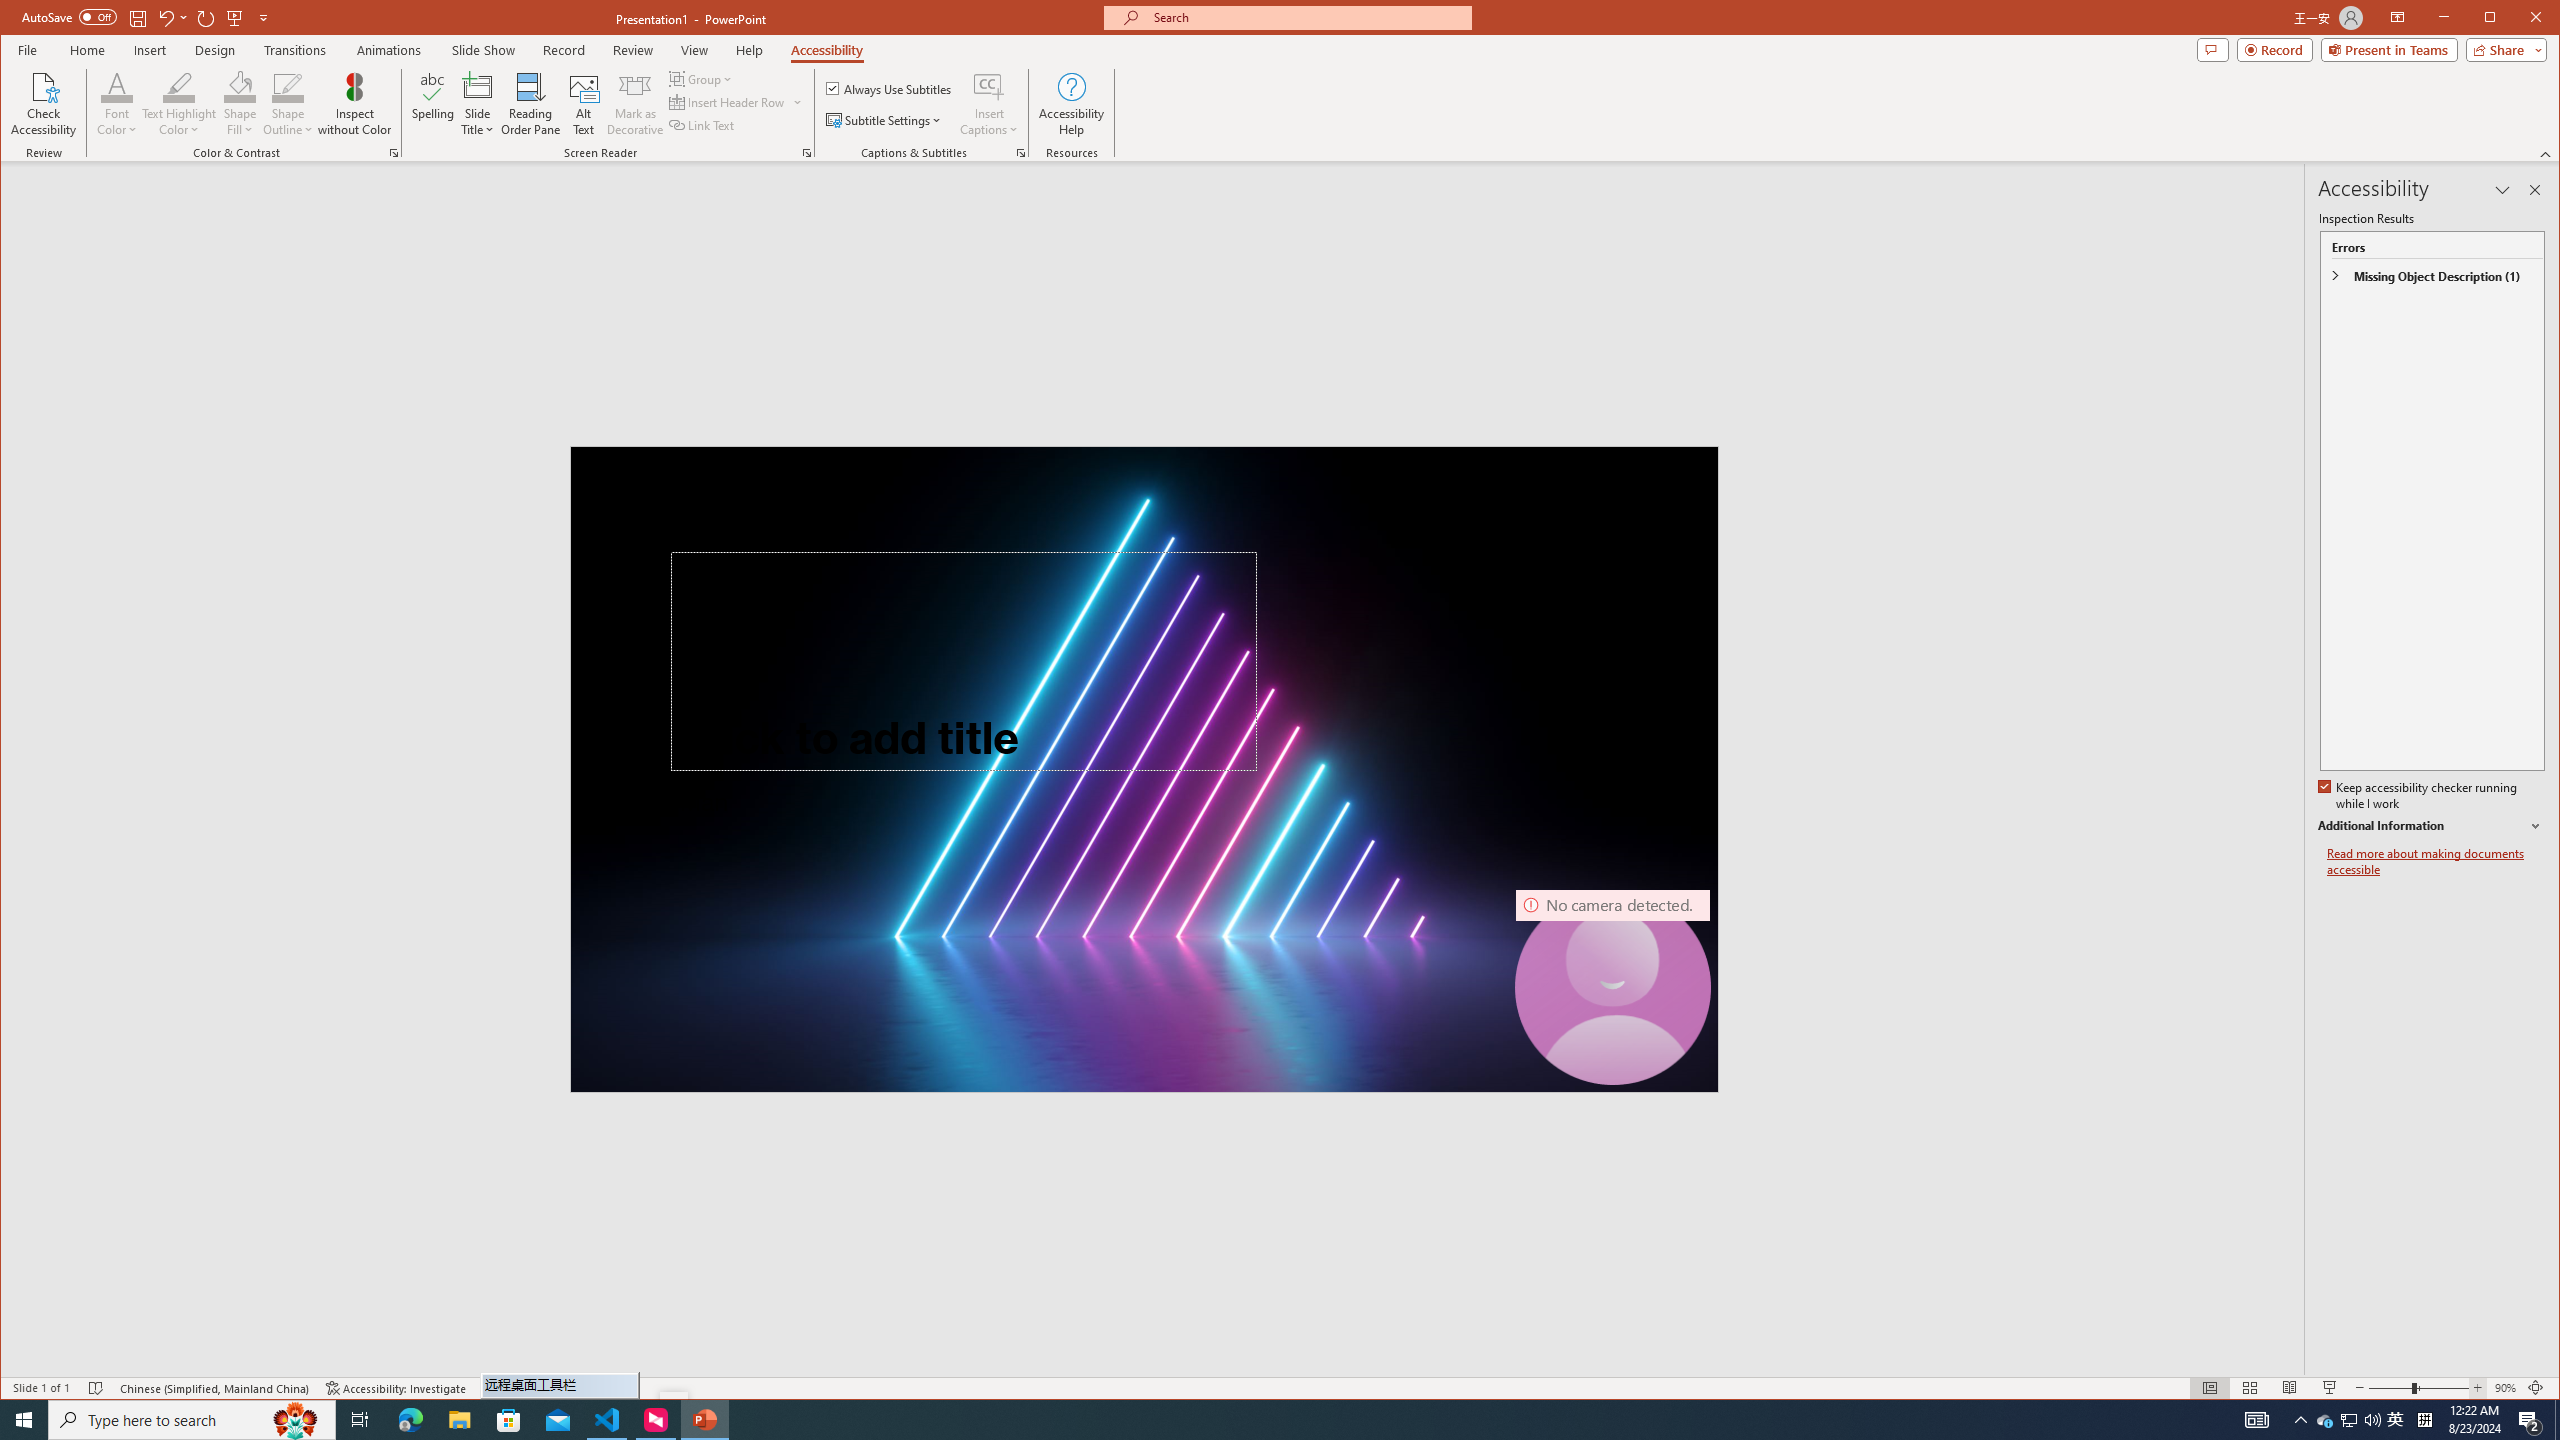 The height and width of the screenshot is (1440, 2560). Describe the element at coordinates (888, 87) in the screenshot. I see `'Always Use Subtitles'` at that location.